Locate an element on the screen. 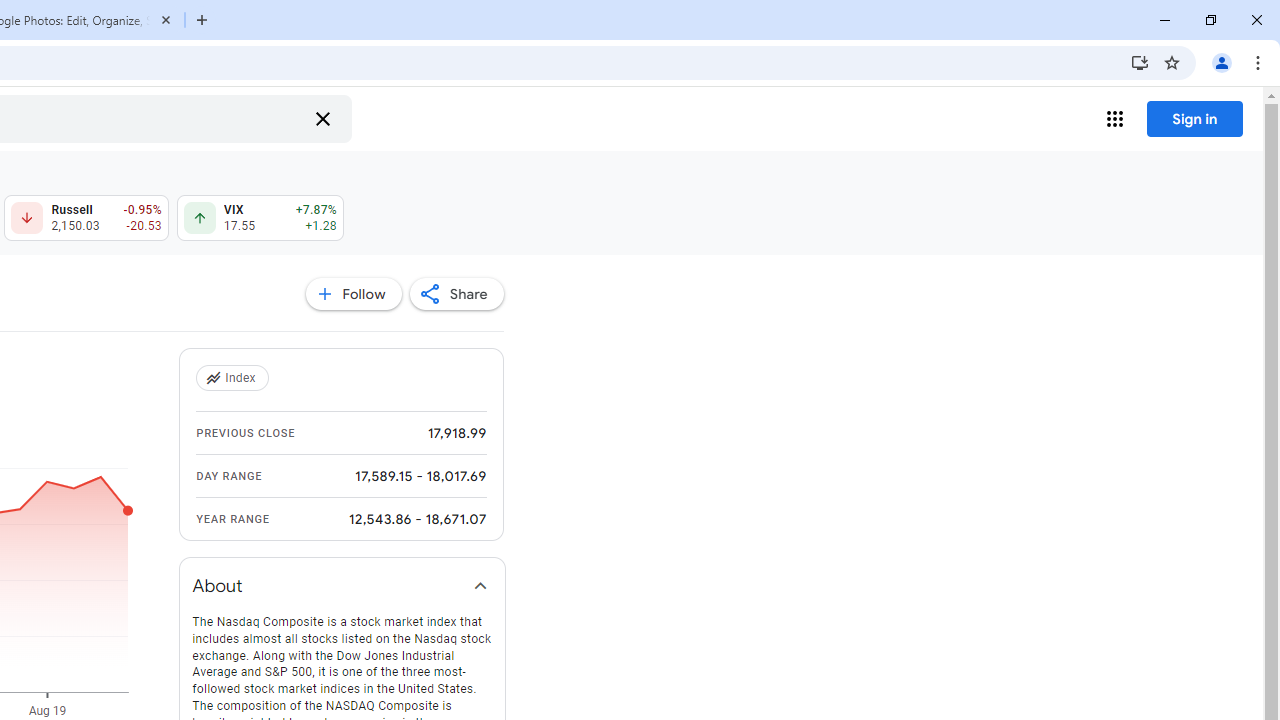  'Russell 2,150.03 Down by 0.95% -20.53' is located at coordinates (85, 218).